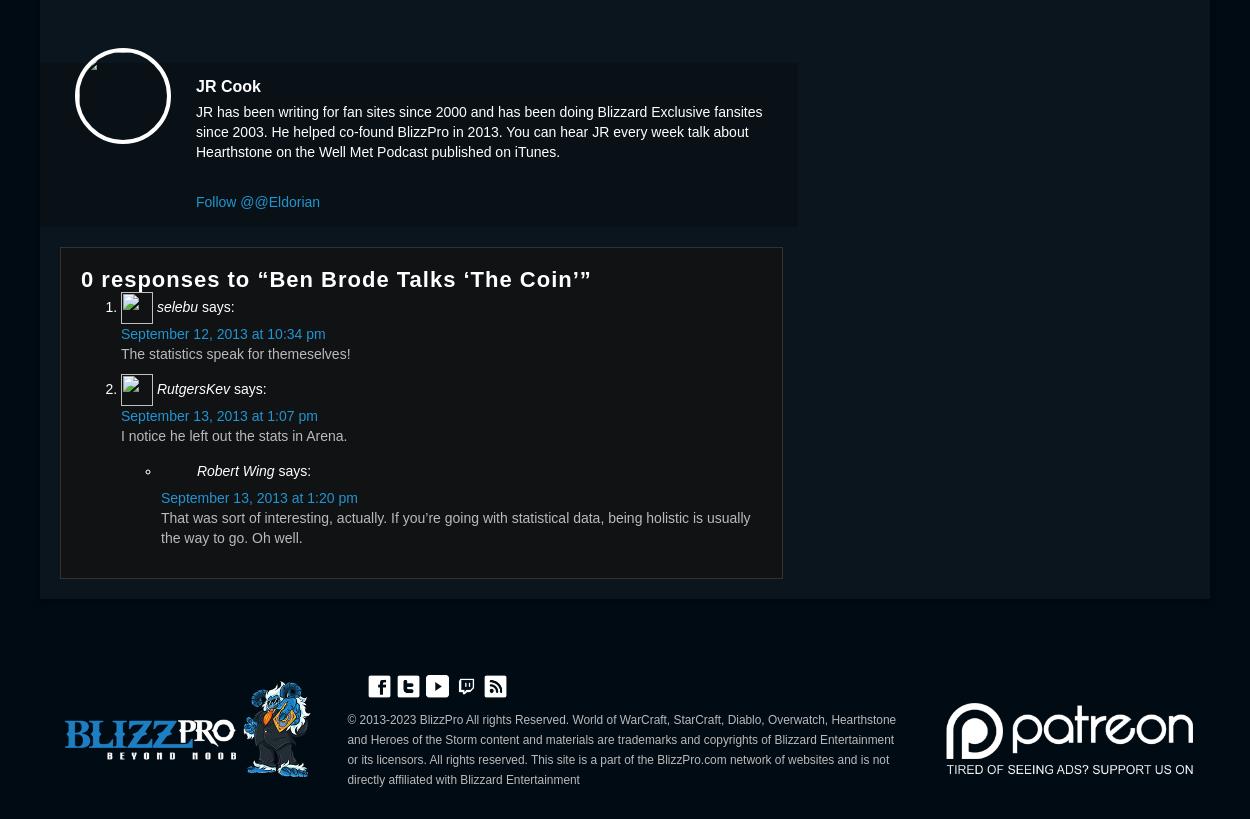  Describe the element at coordinates (218, 414) in the screenshot. I see `'September 13, 2013 at 1:07 pm'` at that location.